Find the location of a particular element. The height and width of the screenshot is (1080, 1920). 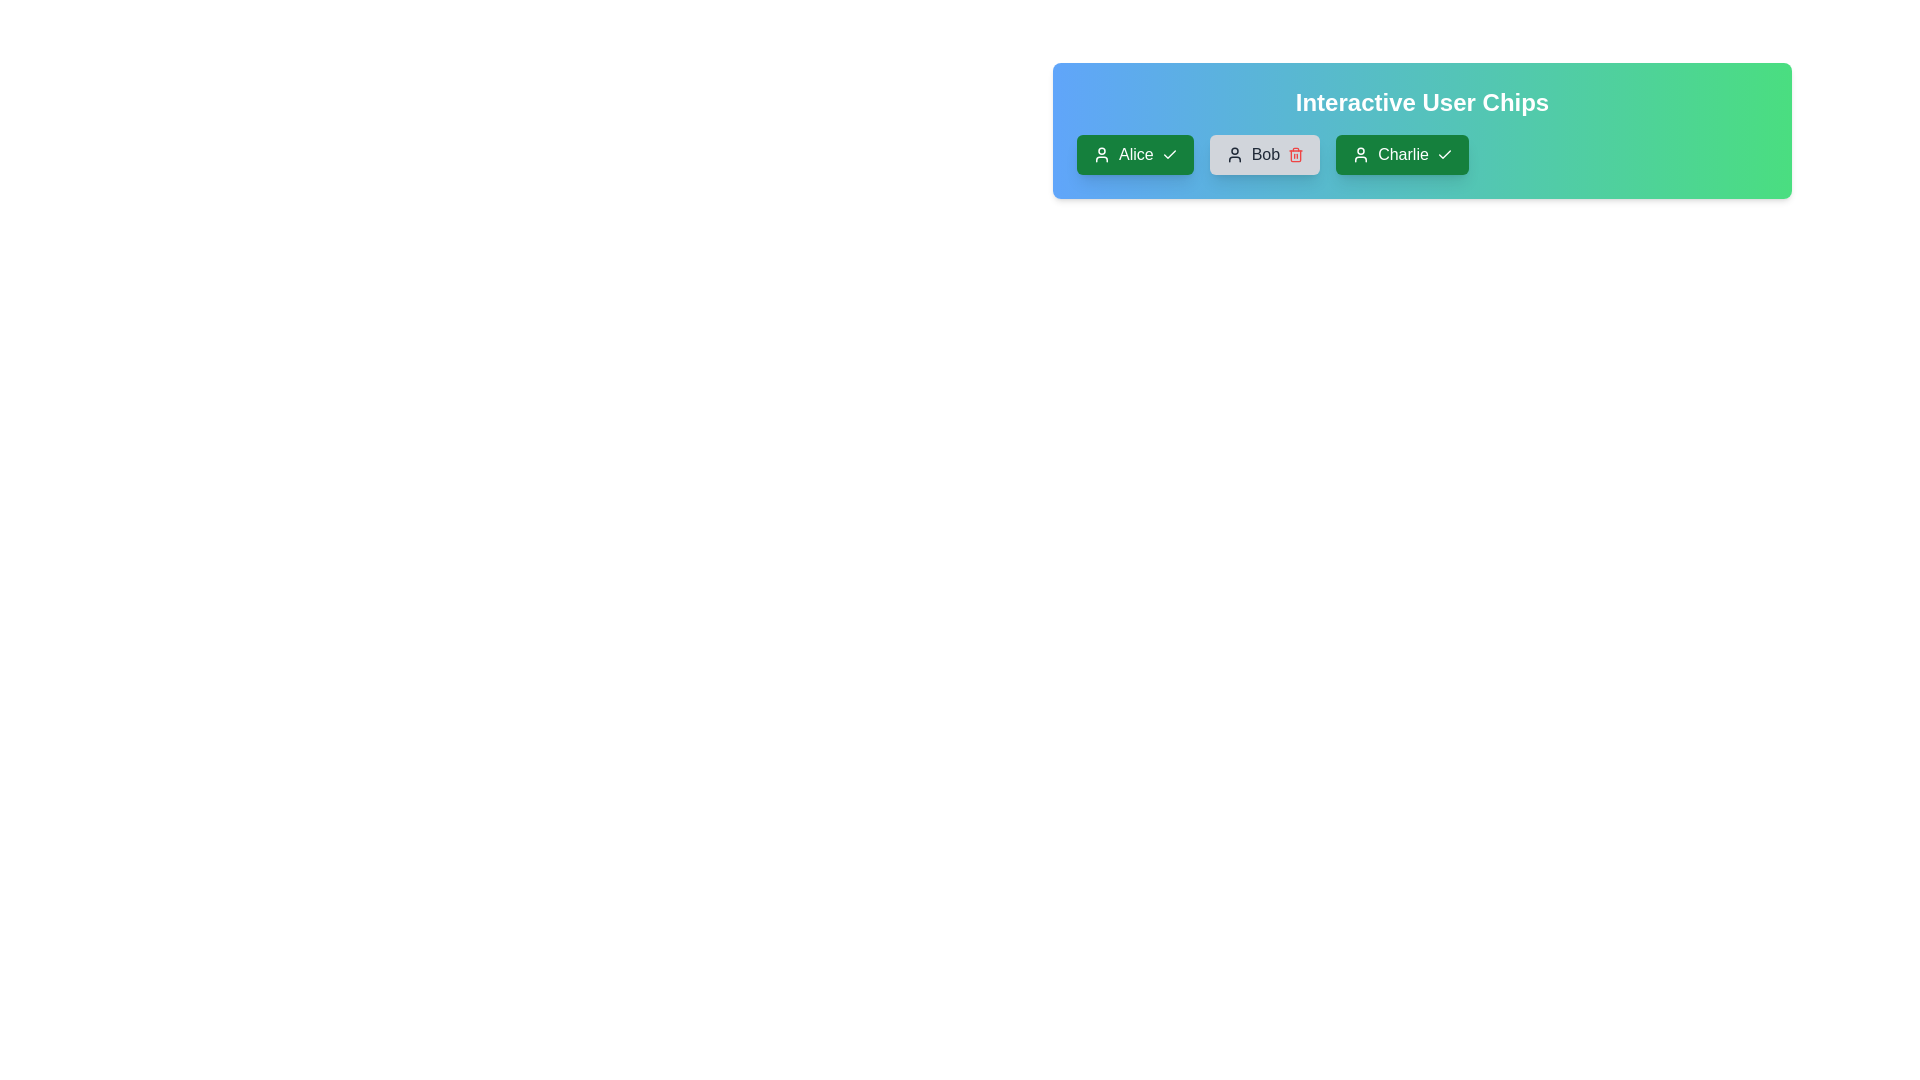

the user chip labeled Alice is located at coordinates (1135, 153).